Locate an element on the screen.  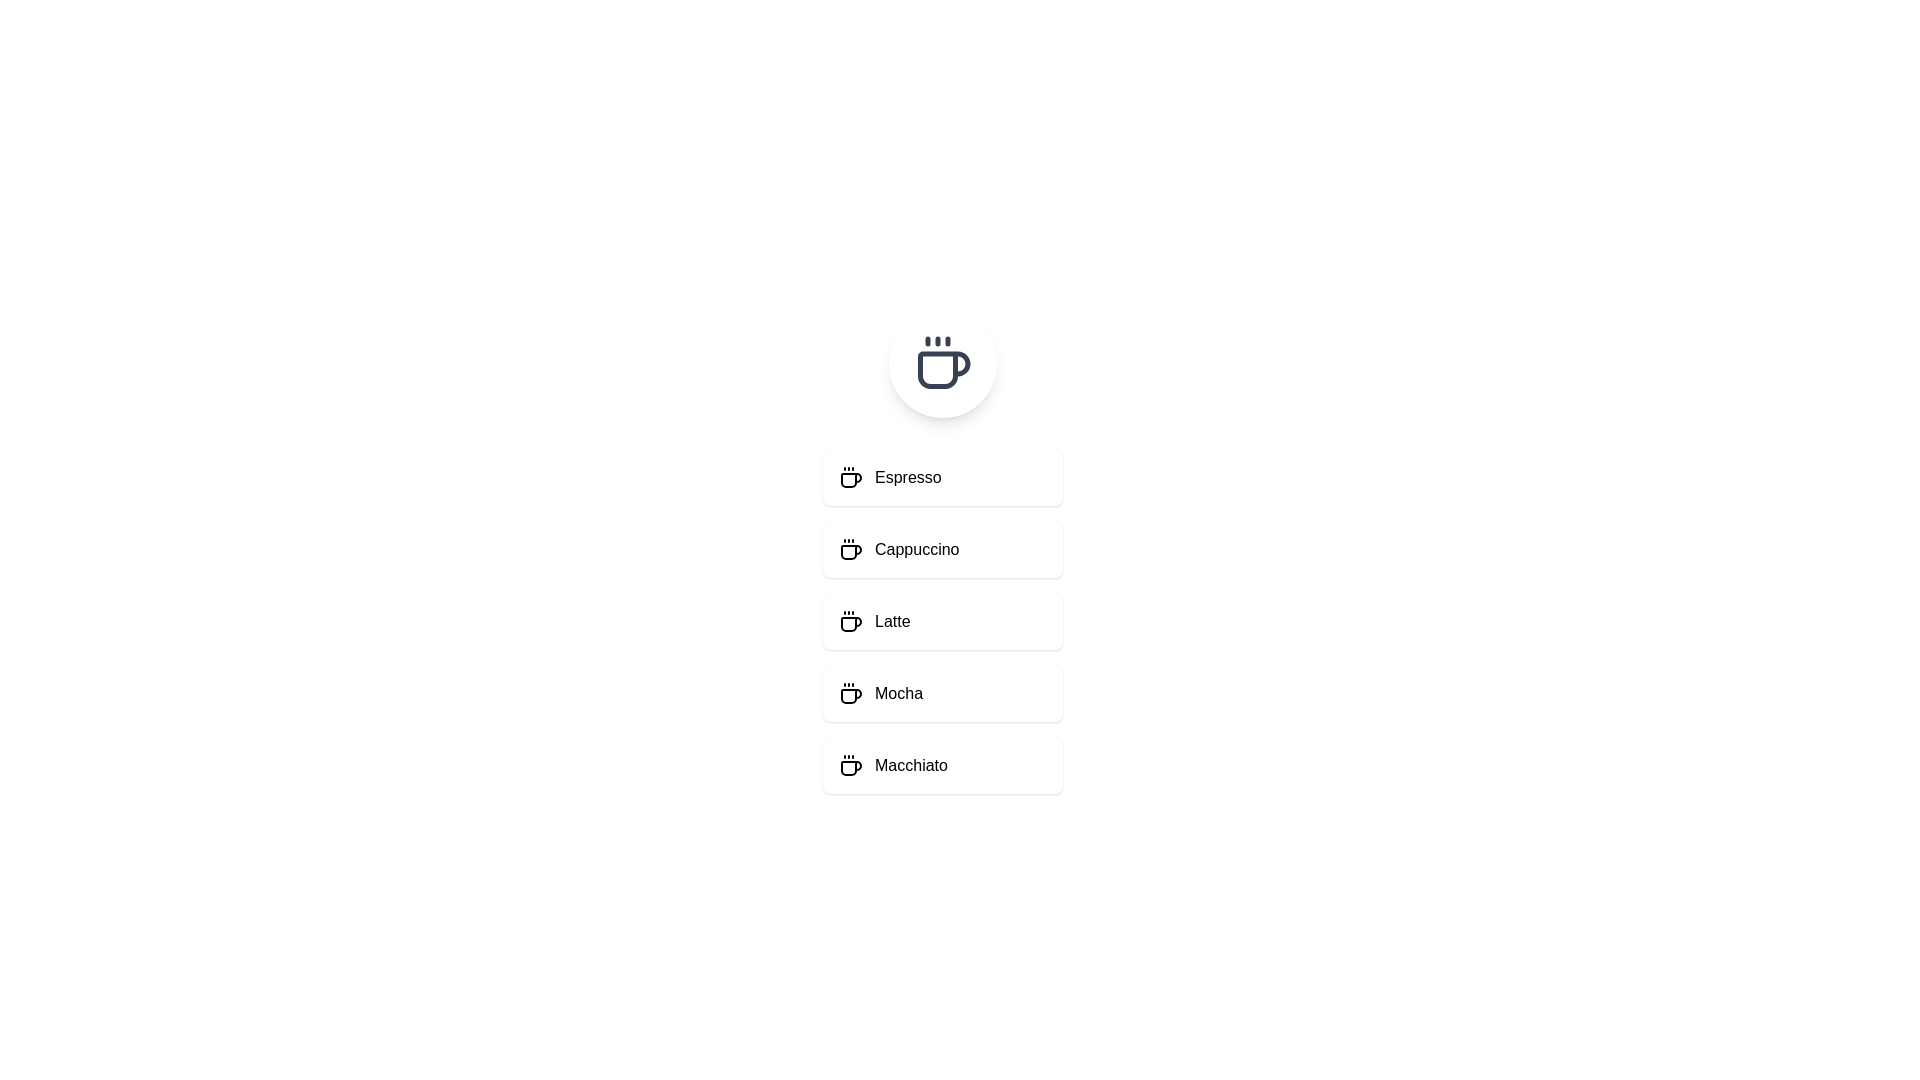
the menu item Espresso to observe its hover effect is located at coordinates (941, 478).